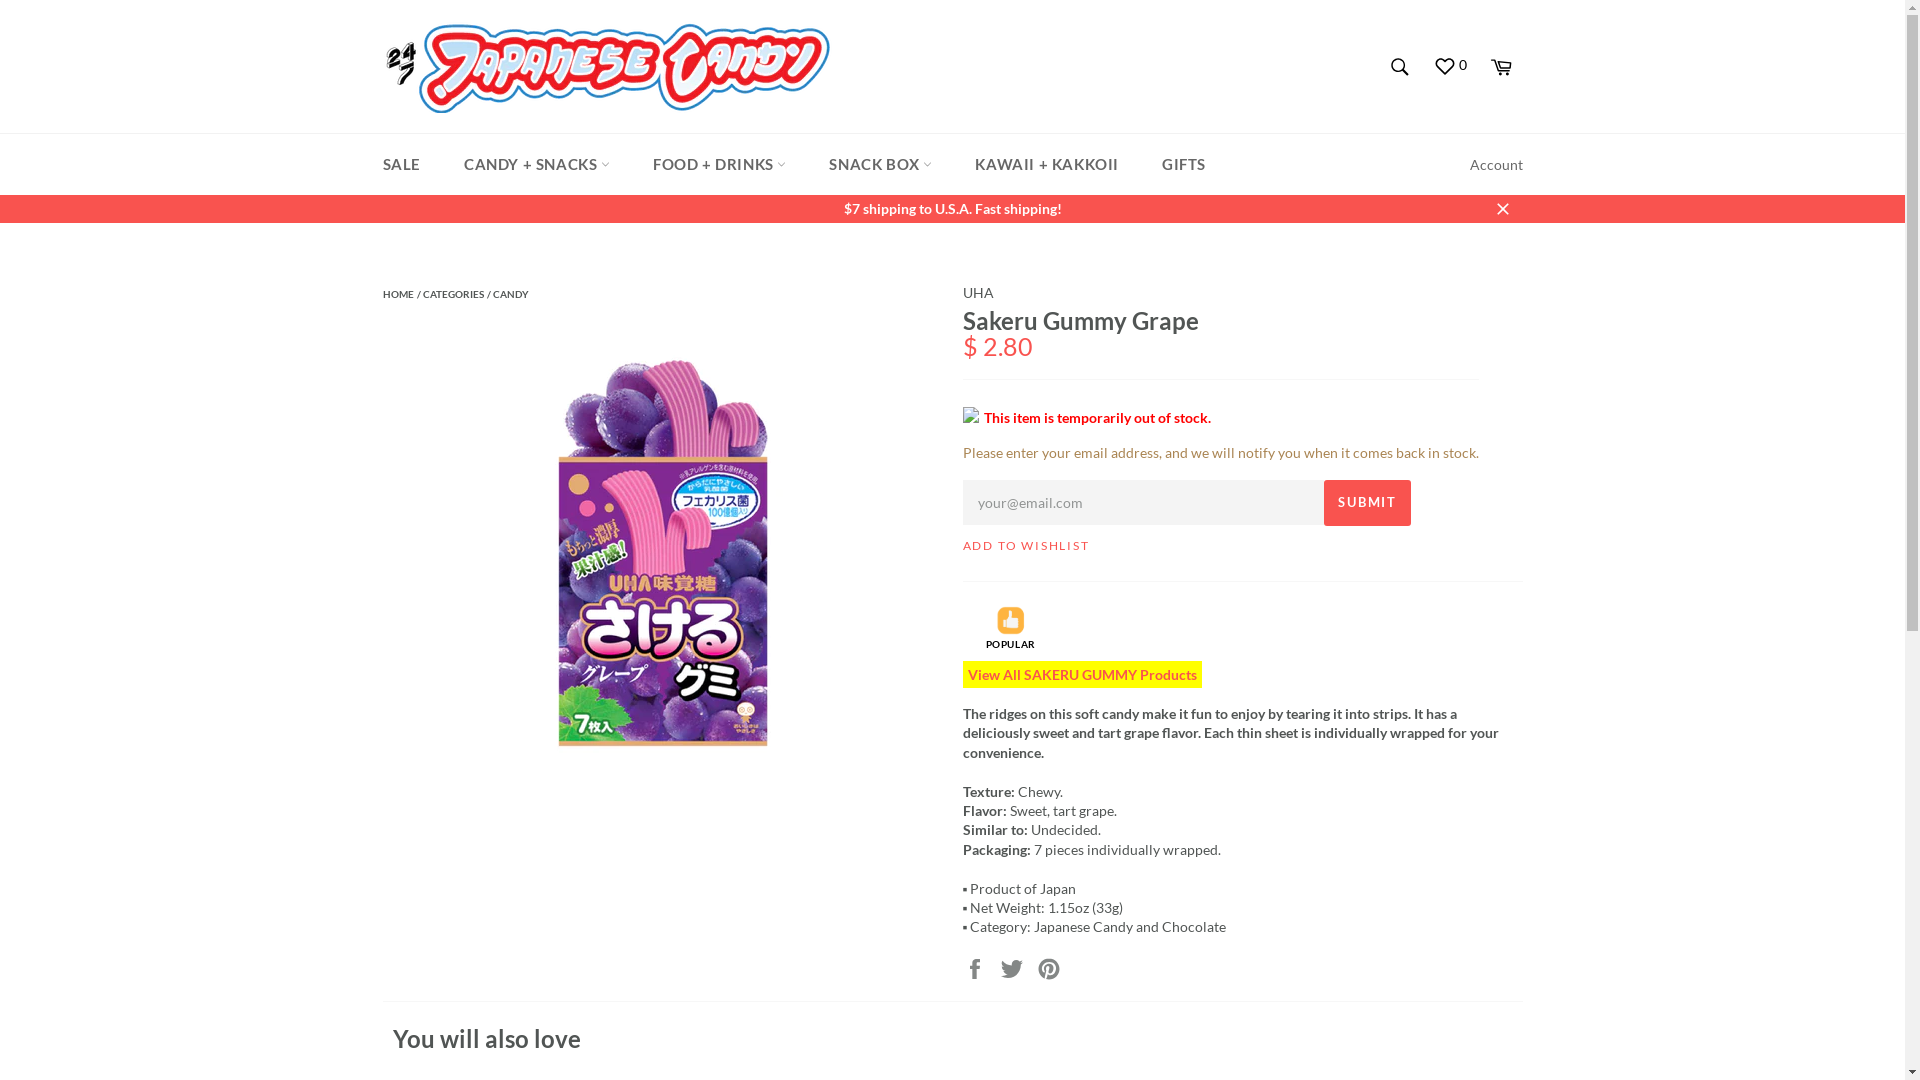 The height and width of the screenshot is (1080, 1920). What do you see at coordinates (1399, 65) in the screenshot?
I see `'Search'` at bounding box center [1399, 65].